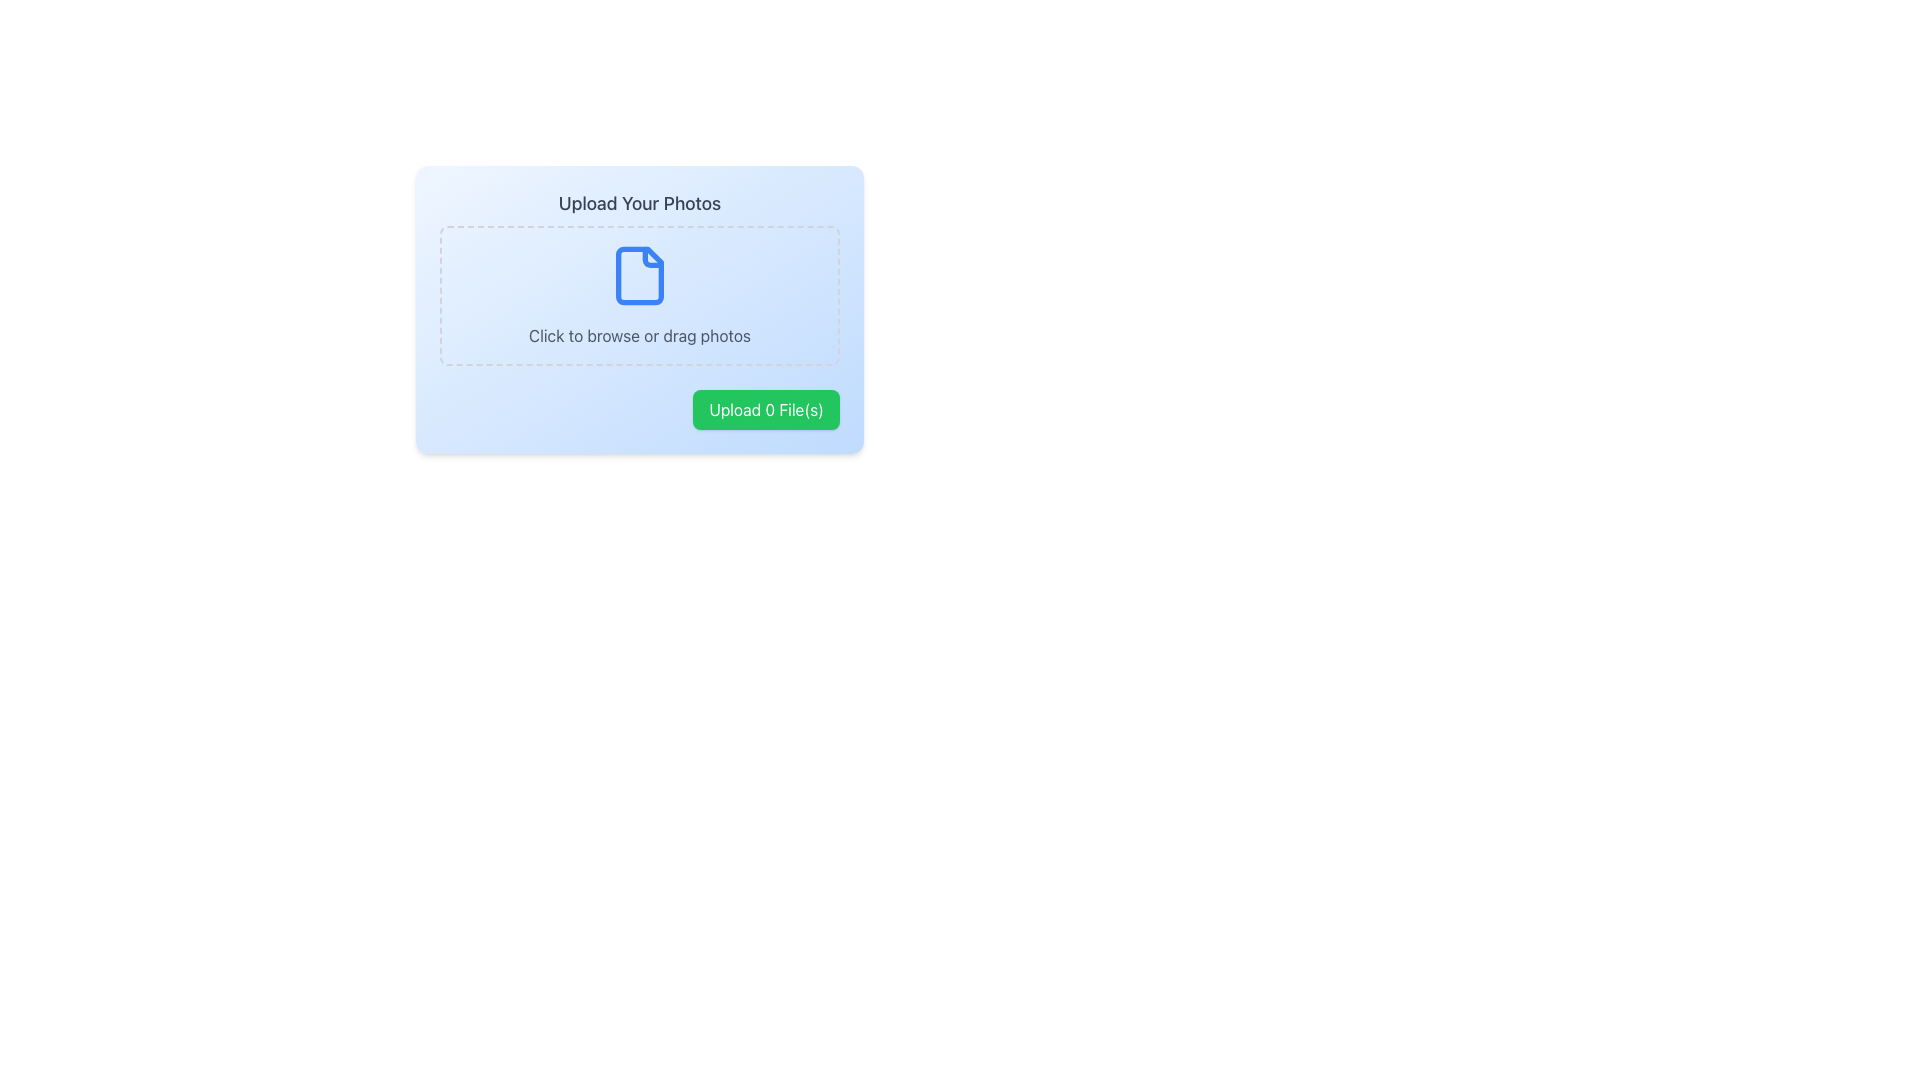 This screenshot has height=1080, width=1920. I want to click on the text label displaying 'Upload Your Photos,' which is styled in medium bold gray font and serves as the heading for the uploader card, so click(638, 204).